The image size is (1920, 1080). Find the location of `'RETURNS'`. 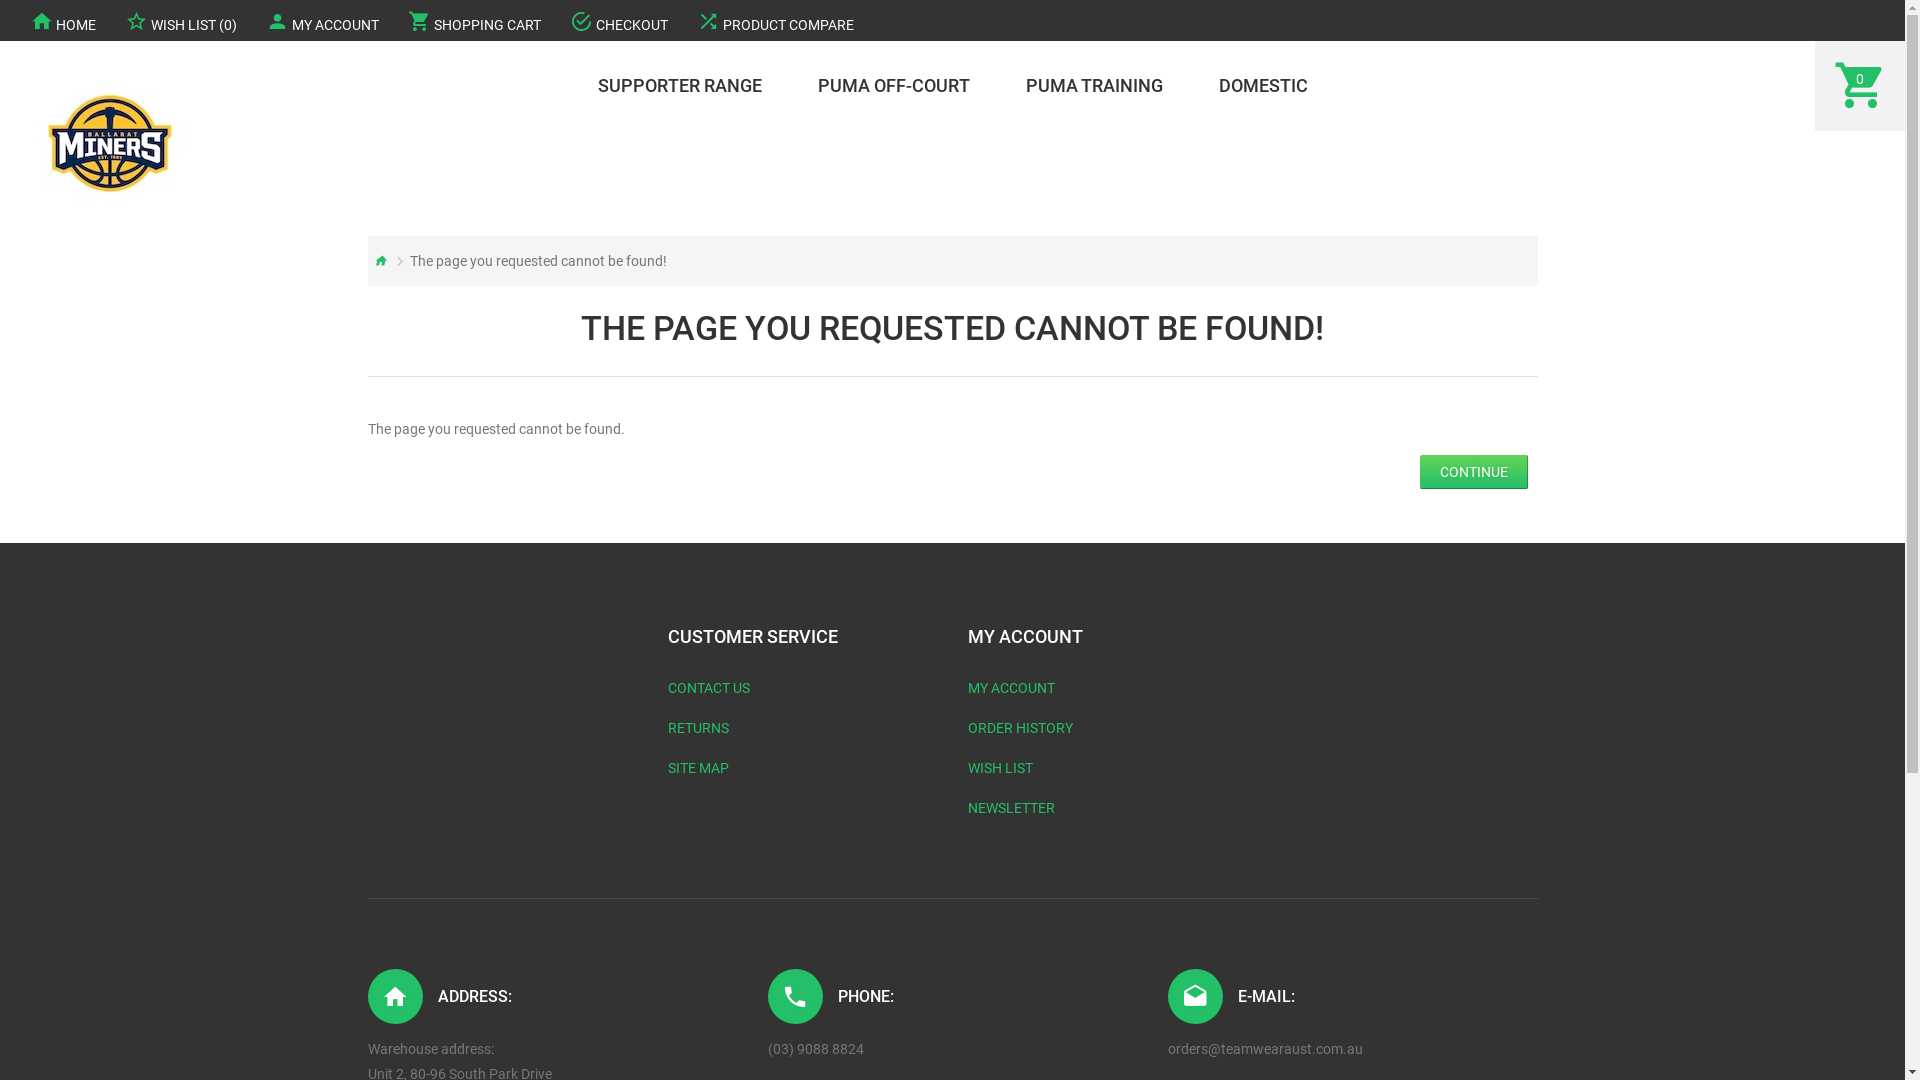

'RETURNS' is located at coordinates (667, 728).